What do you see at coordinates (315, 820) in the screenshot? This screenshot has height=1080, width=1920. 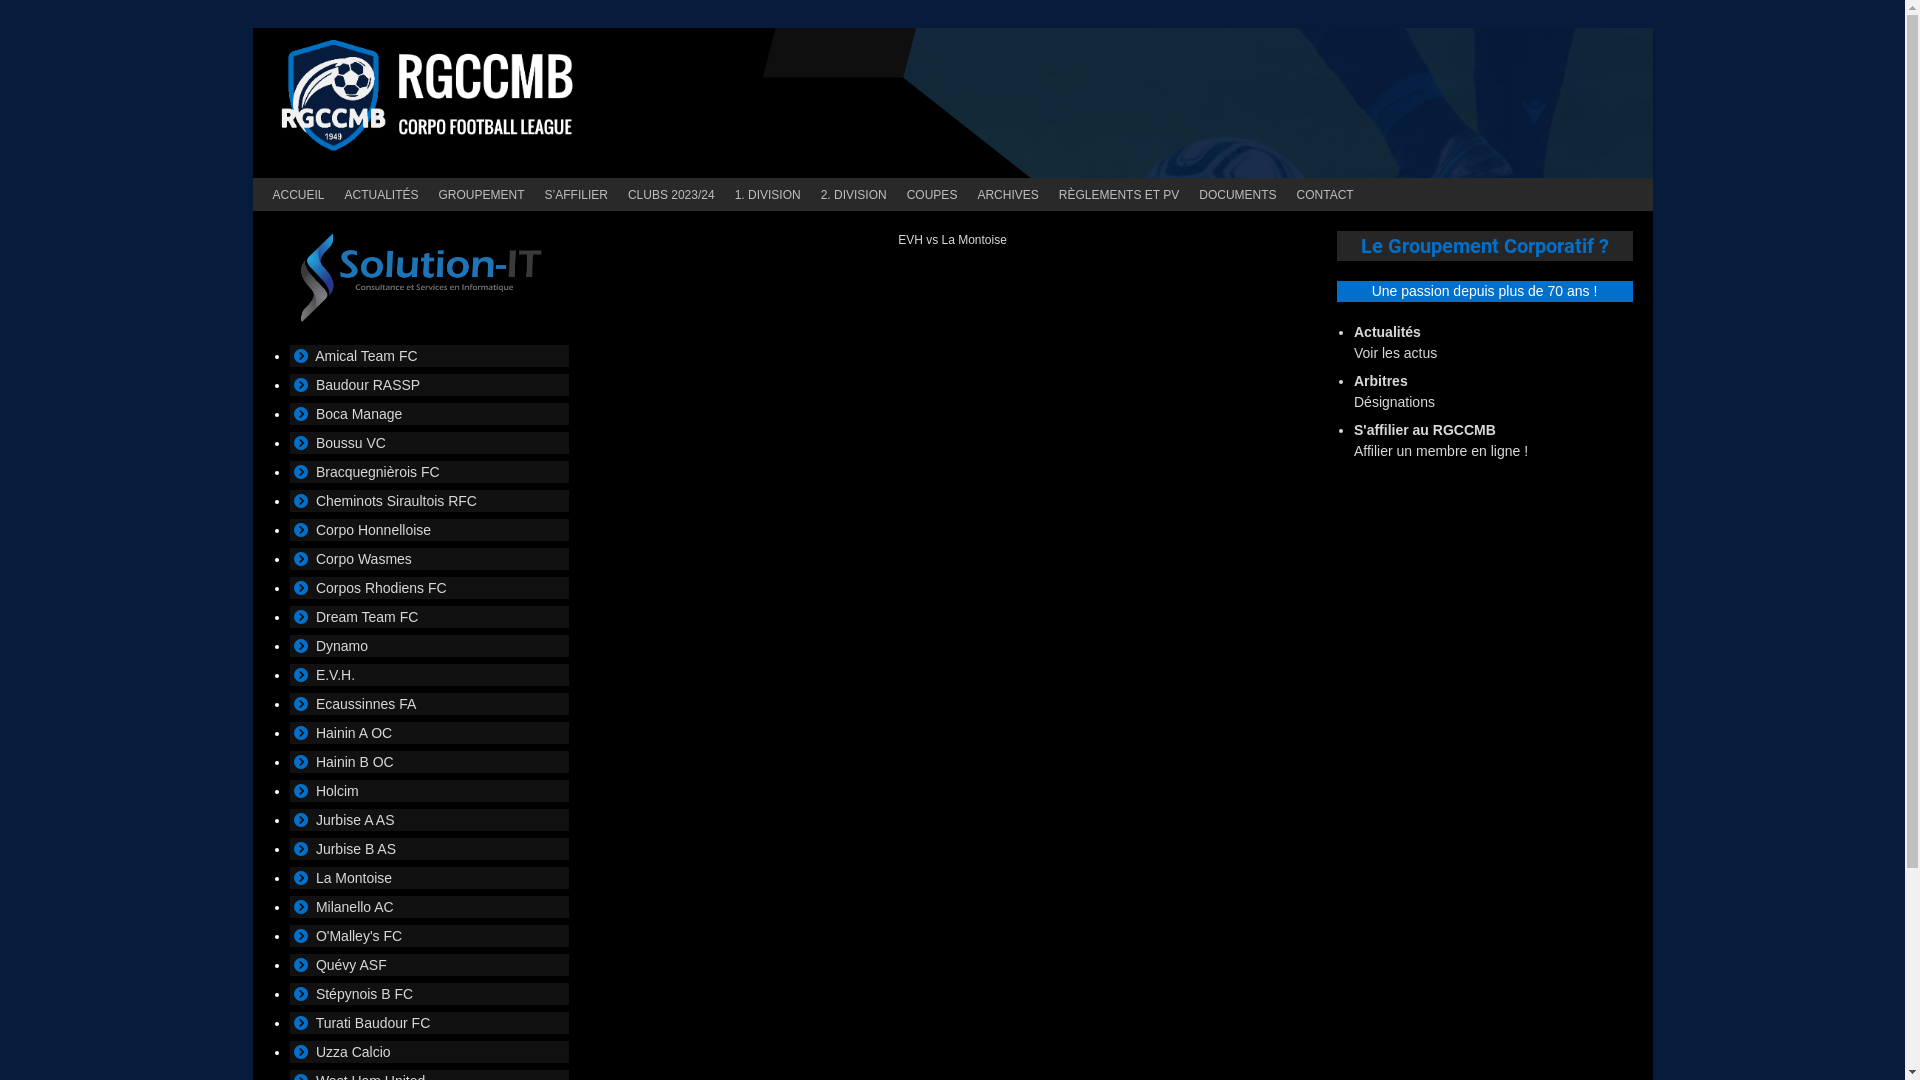 I see `'Jurbise A AS'` at bounding box center [315, 820].